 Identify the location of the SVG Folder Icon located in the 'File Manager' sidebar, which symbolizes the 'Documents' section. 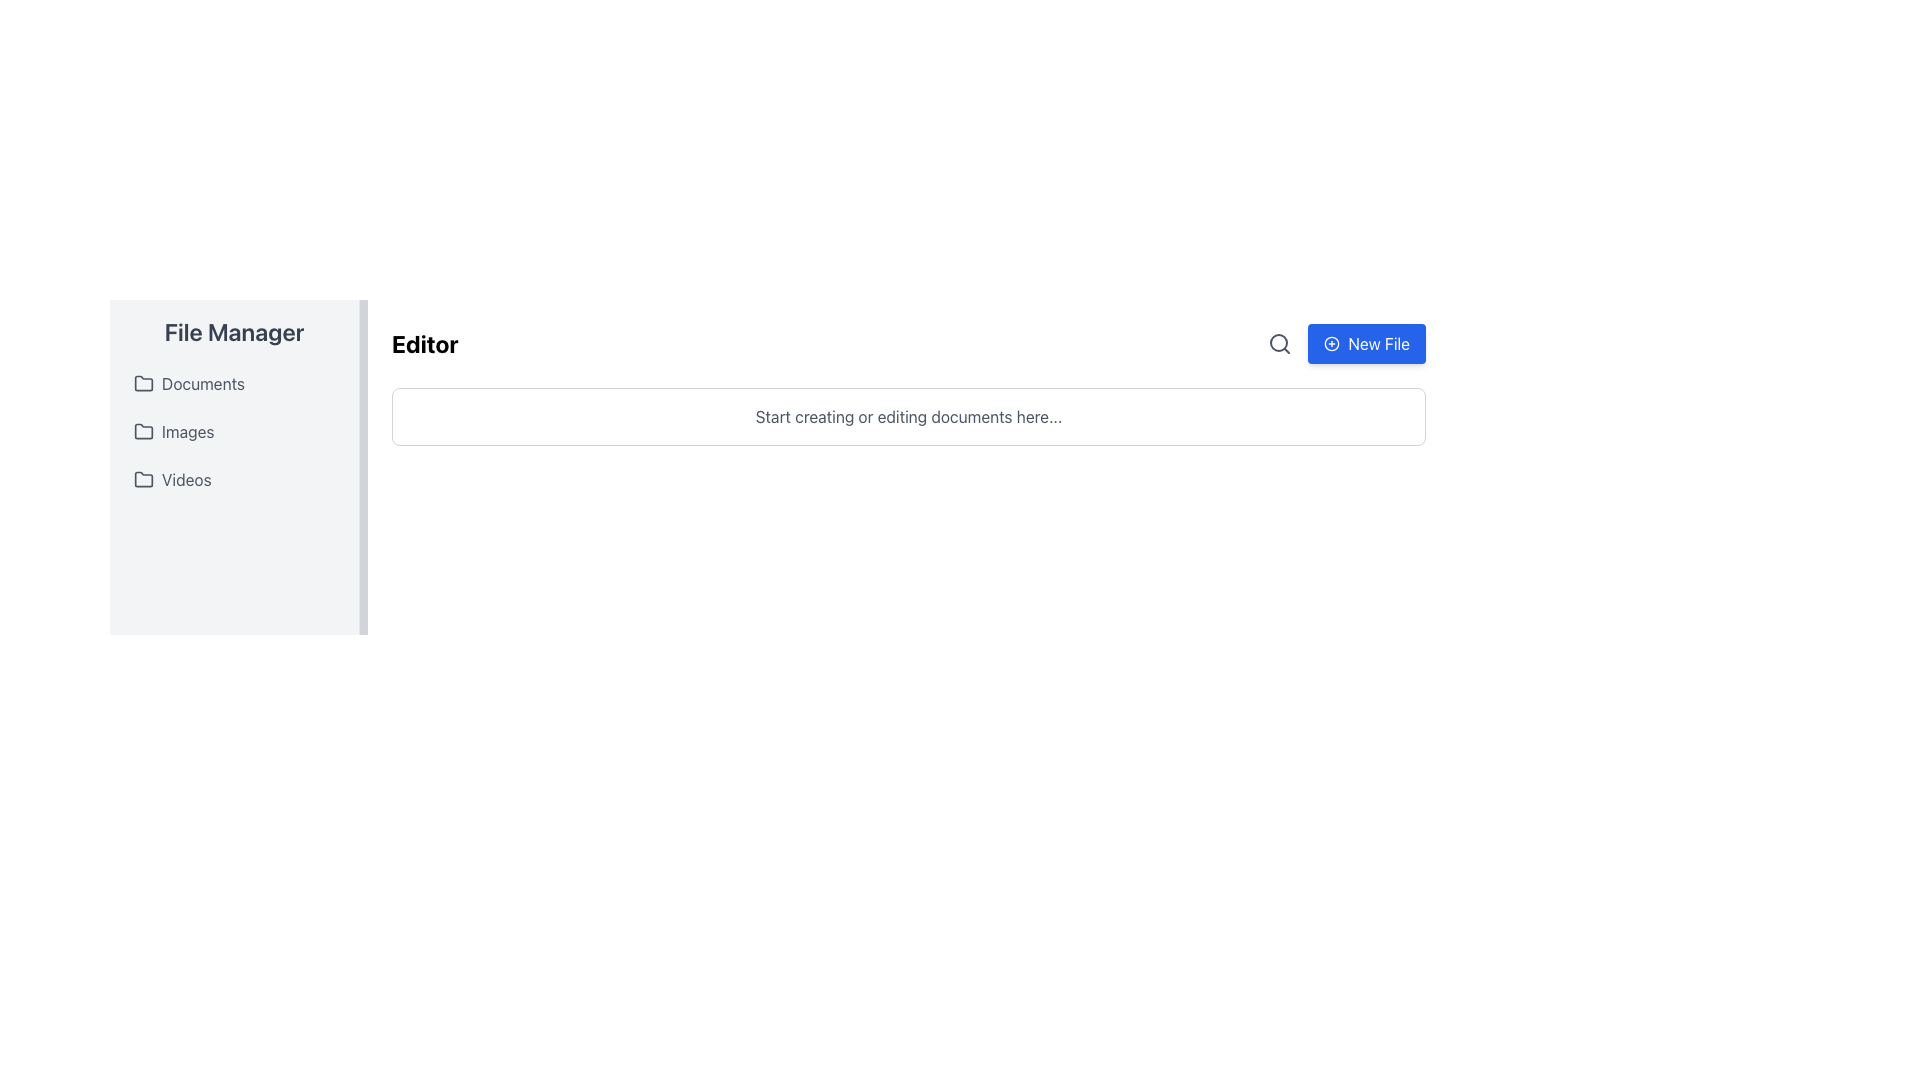
(143, 384).